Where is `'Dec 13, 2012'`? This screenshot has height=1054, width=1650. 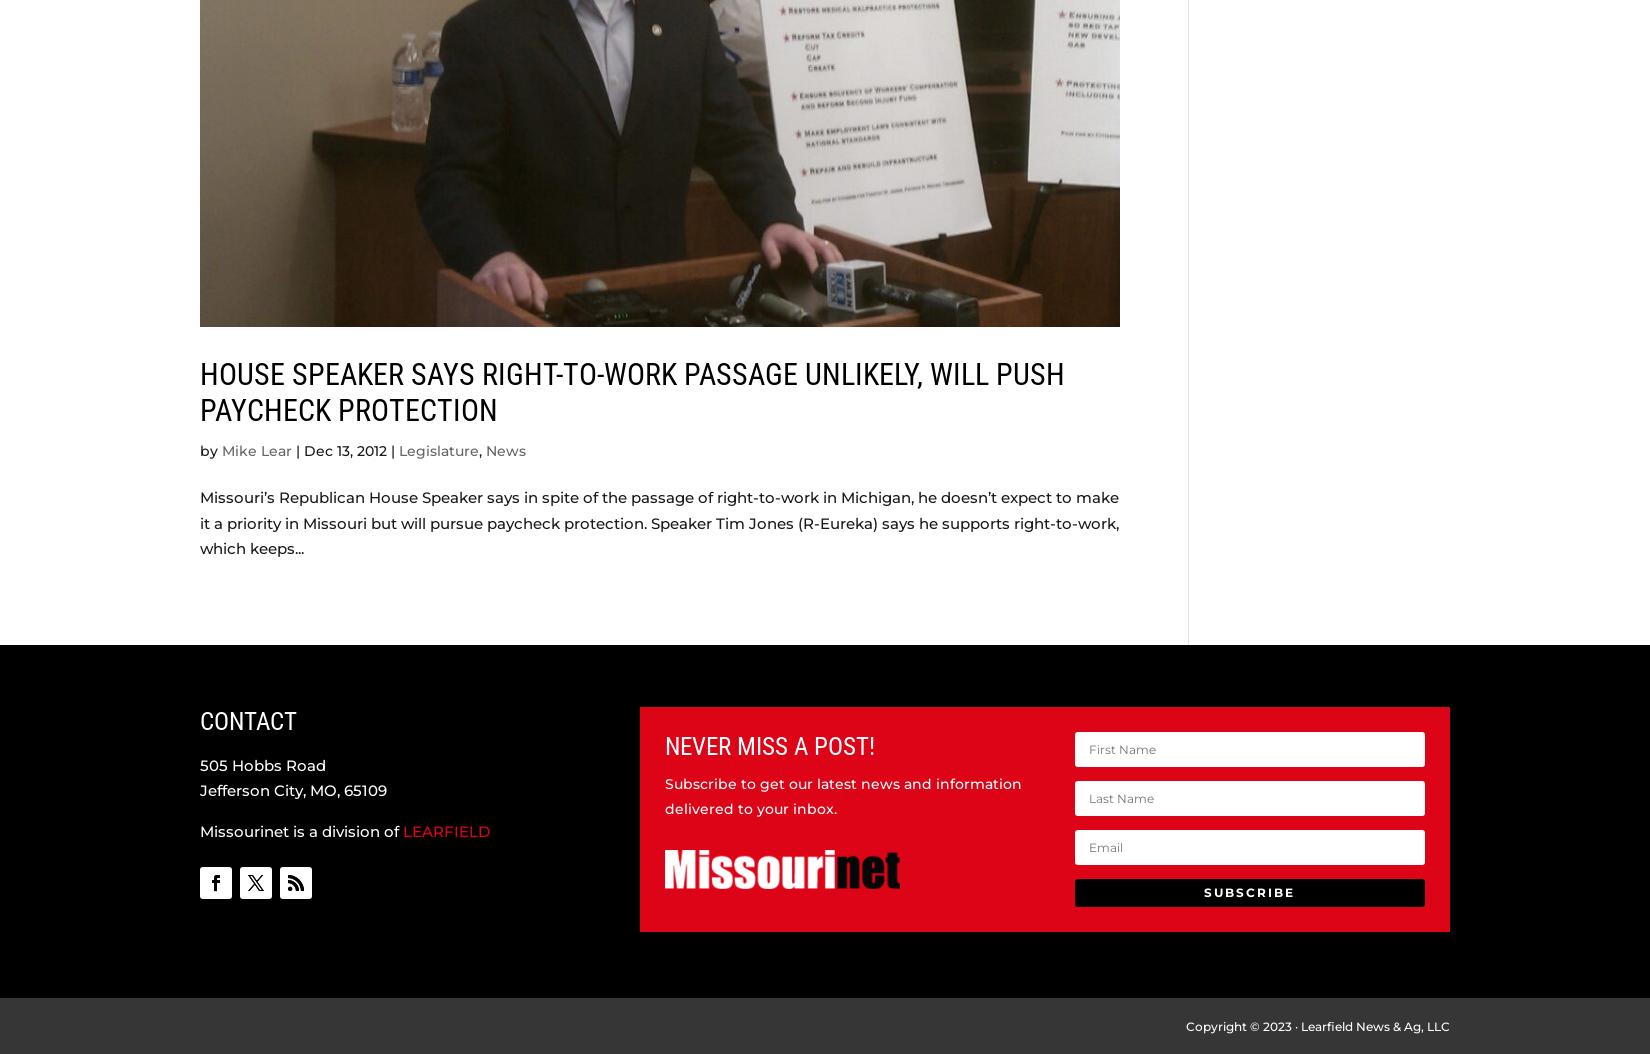
'Dec 13, 2012' is located at coordinates (345, 449).